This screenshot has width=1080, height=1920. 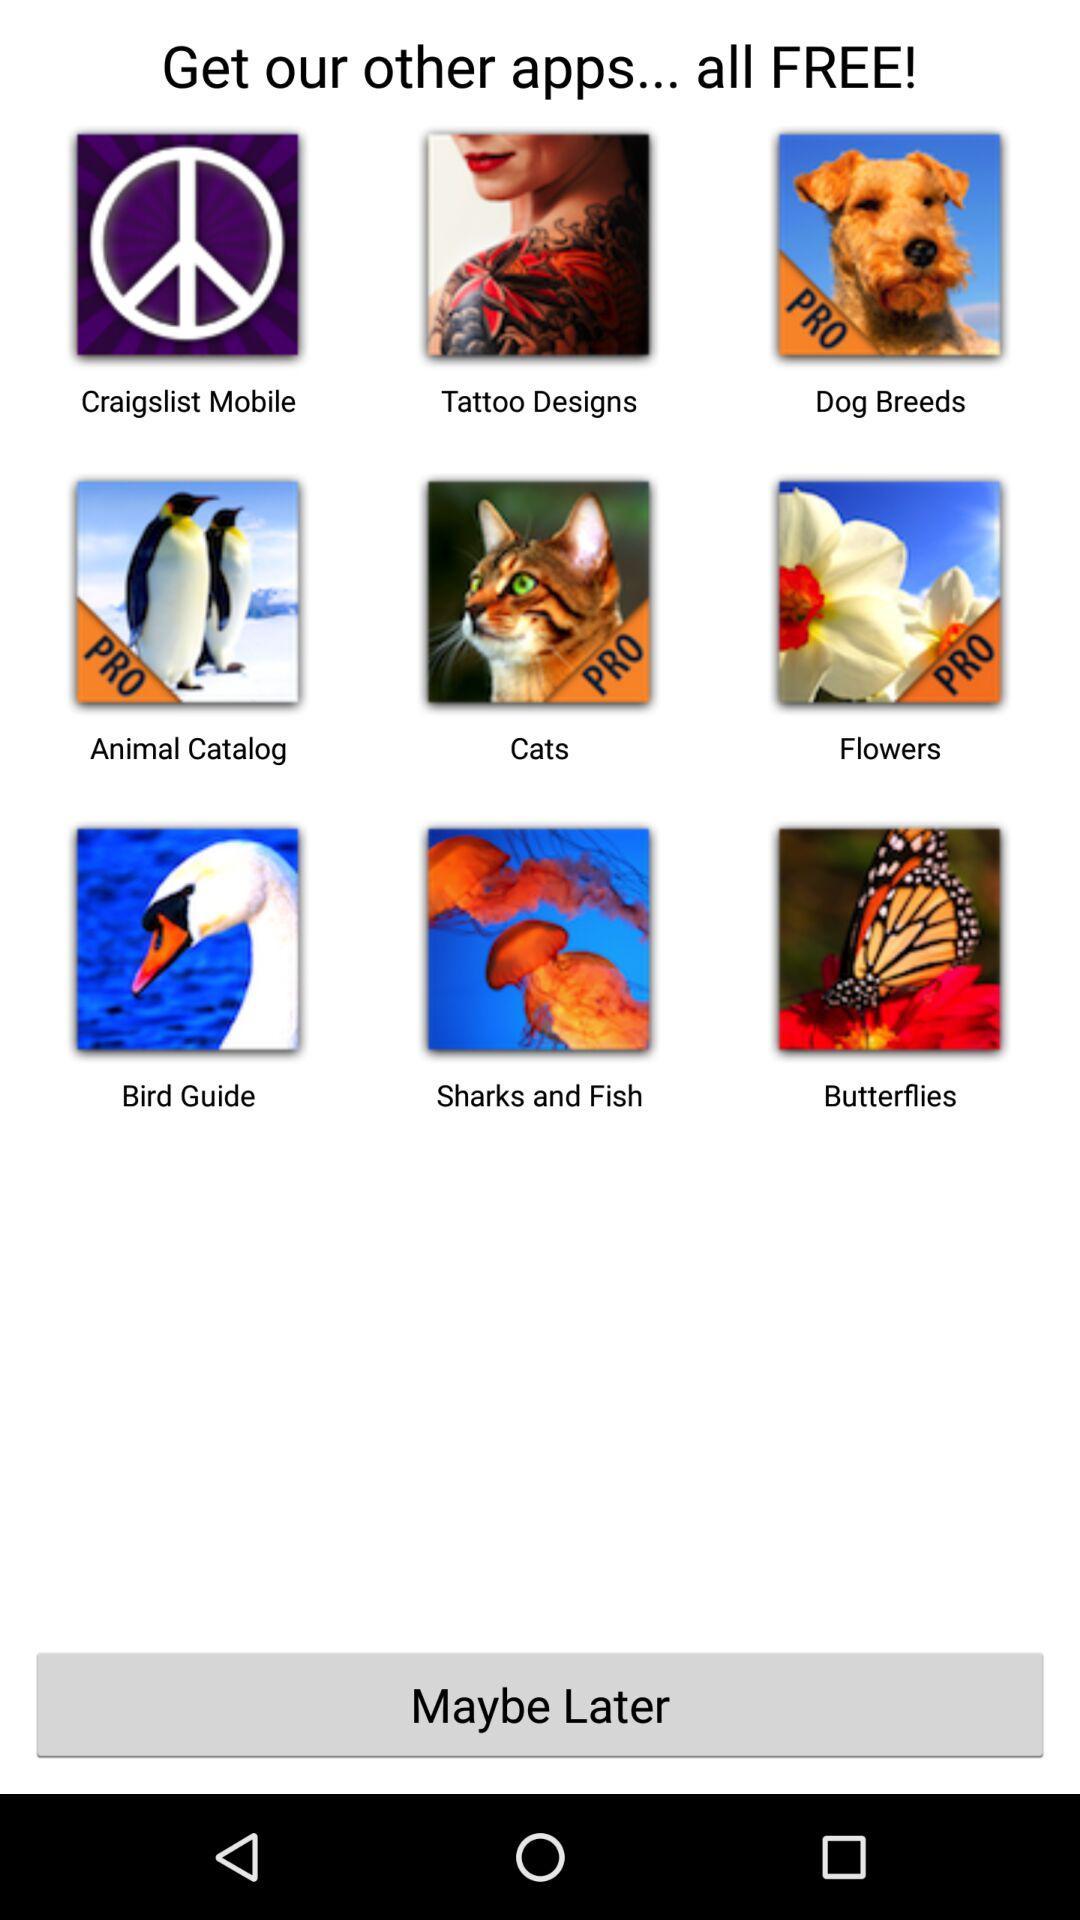 What do you see at coordinates (540, 1703) in the screenshot?
I see `maybe later item` at bounding box center [540, 1703].